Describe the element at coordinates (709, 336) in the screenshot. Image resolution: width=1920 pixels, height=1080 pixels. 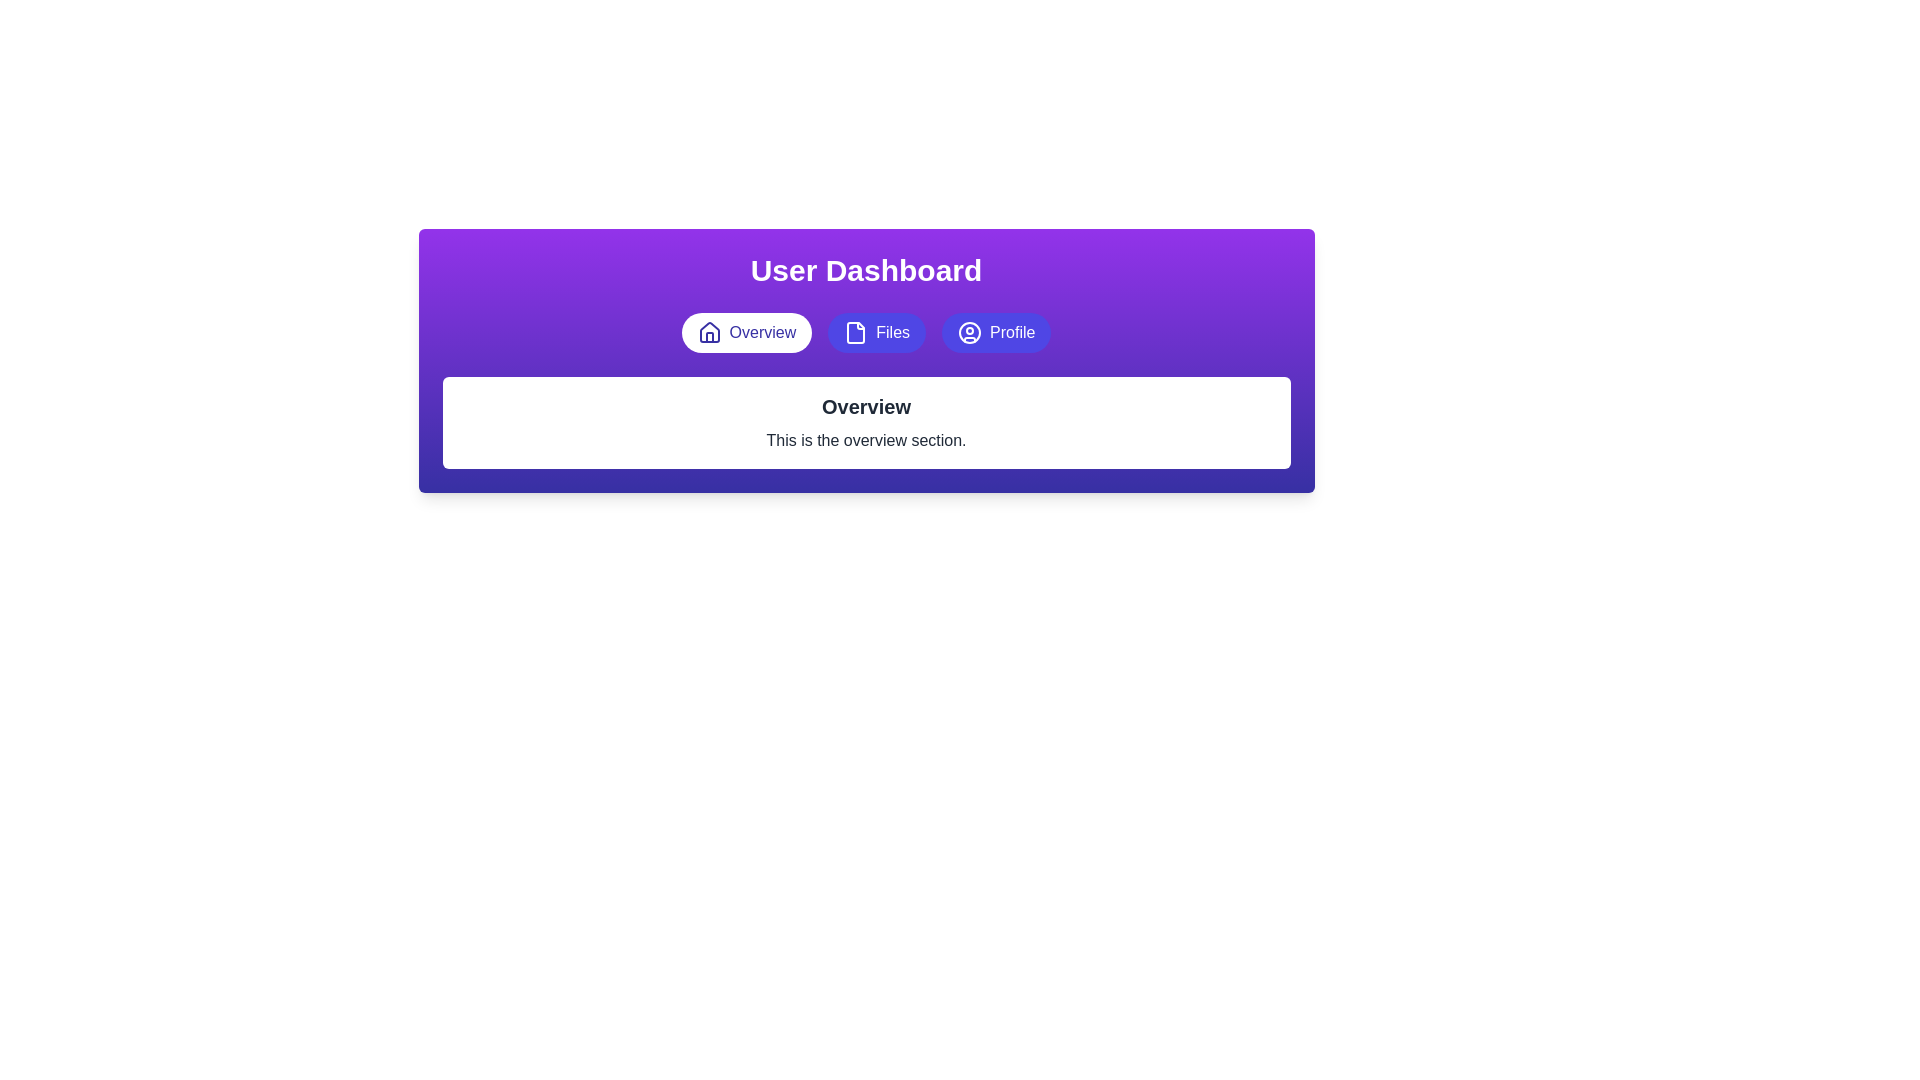
I see `the door icon within the house icon located in the header section under the 'Overview' button` at that location.